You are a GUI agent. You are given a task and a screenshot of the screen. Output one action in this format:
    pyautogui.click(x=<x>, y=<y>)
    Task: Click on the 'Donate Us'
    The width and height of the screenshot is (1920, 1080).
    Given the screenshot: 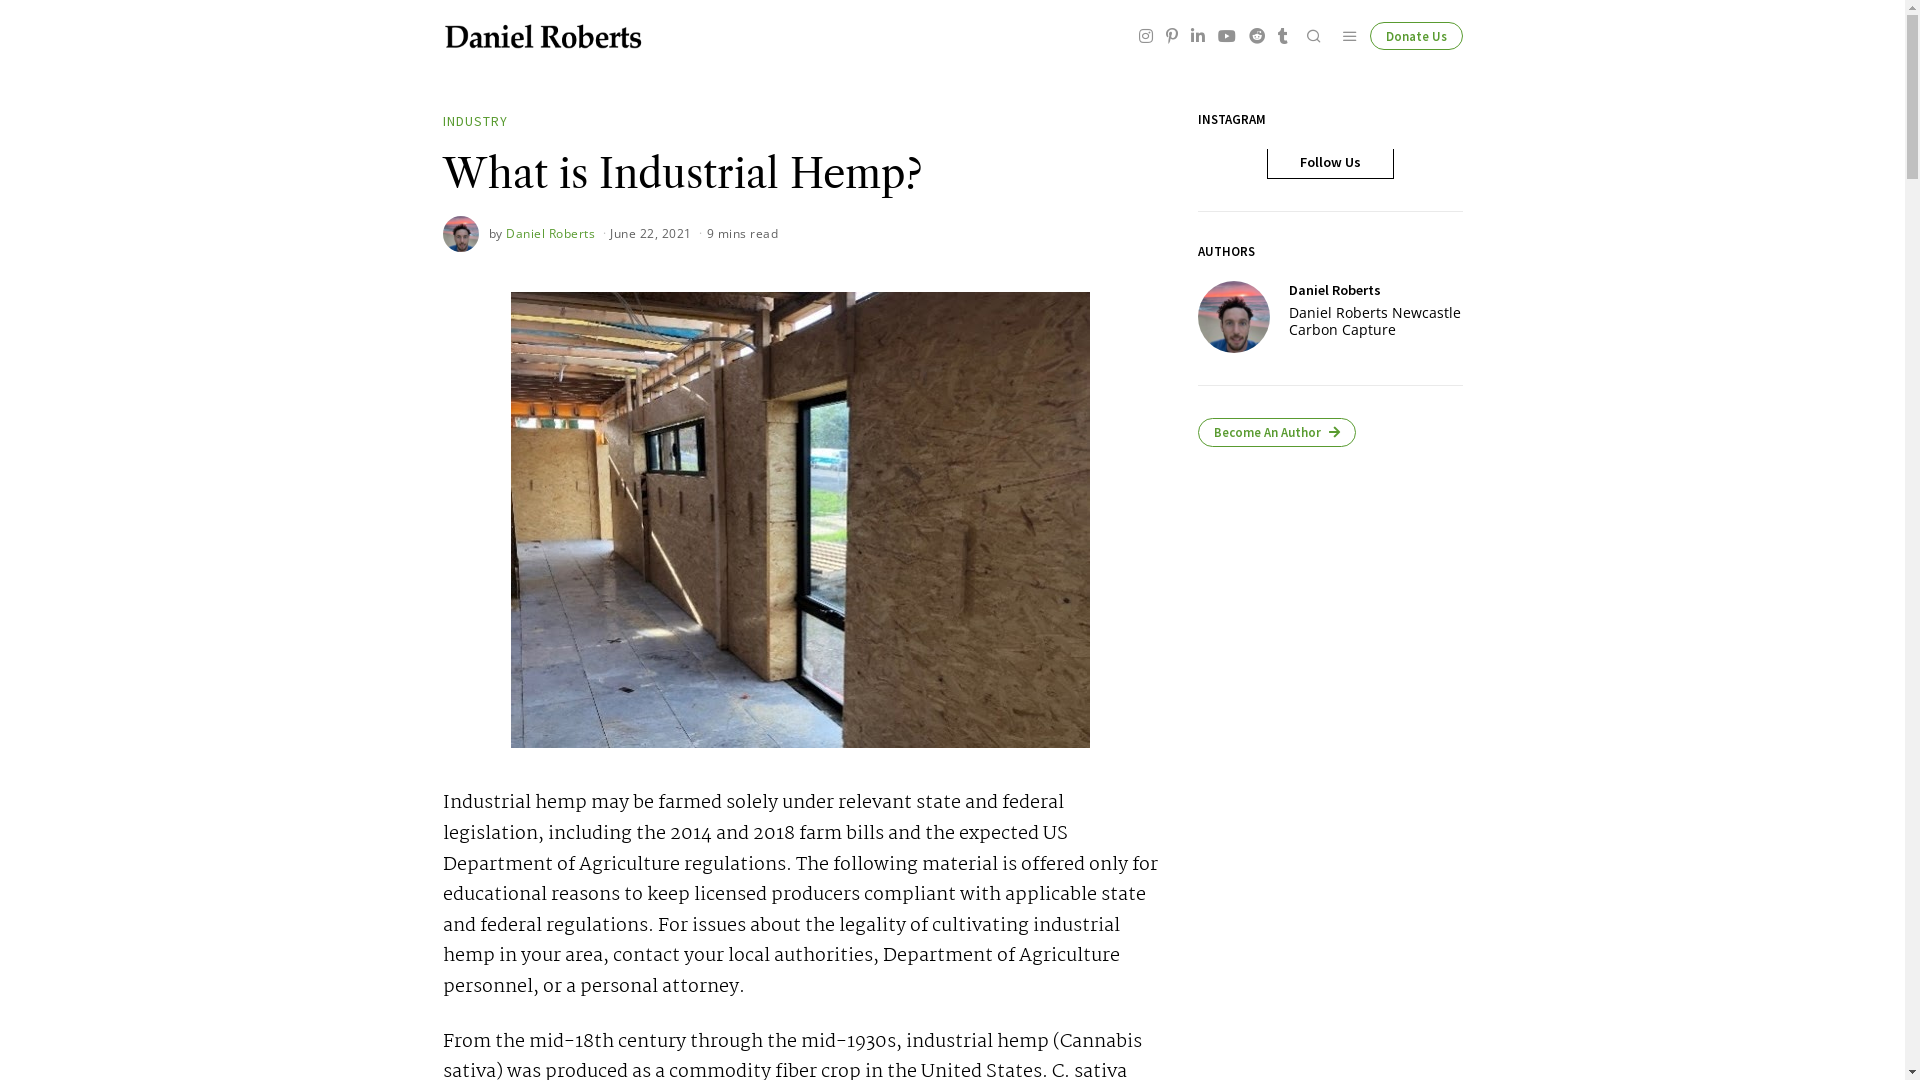 What is the action you would take?
    pyautogui.click(x=1368, y=35)
    